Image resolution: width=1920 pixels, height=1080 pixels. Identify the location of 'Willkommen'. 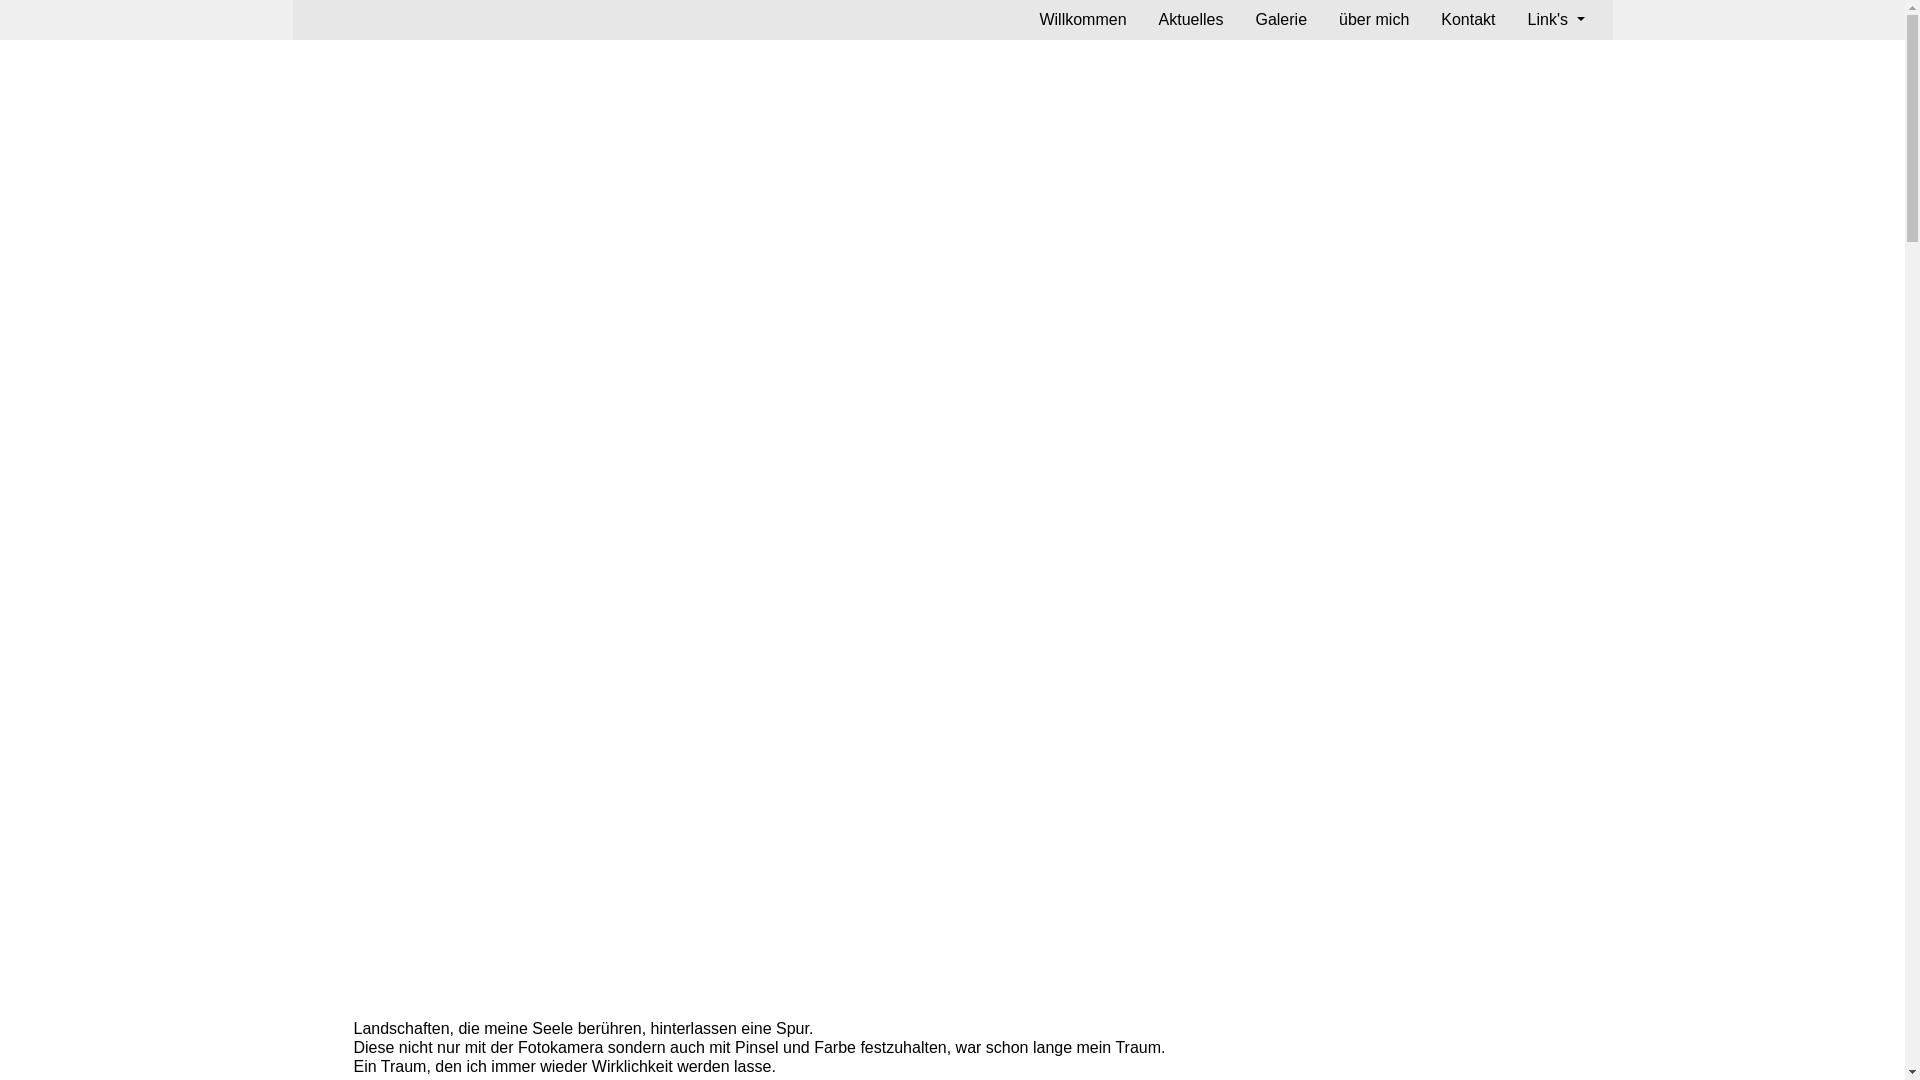
(1081, 19).